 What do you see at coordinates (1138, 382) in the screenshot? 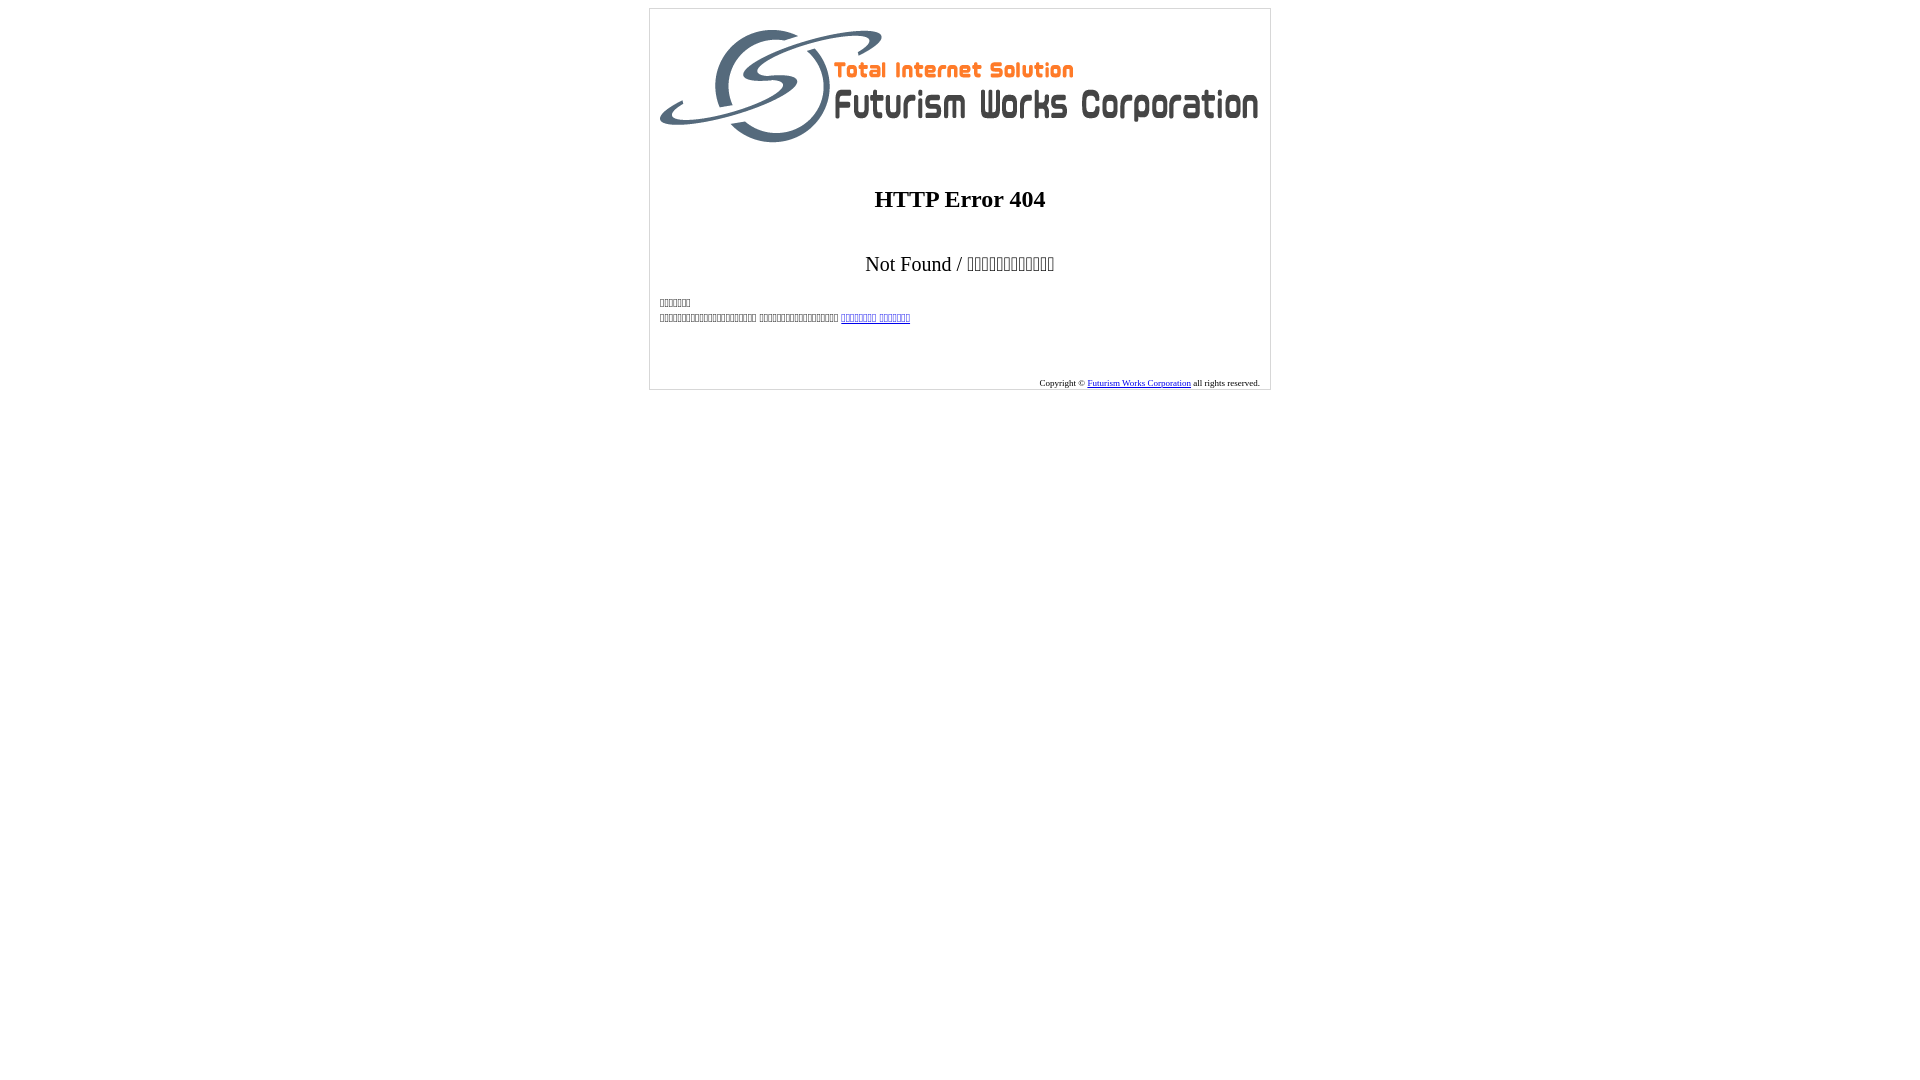
I see `'Futurism Works Corporation'` at bounding box center [1138, 382].